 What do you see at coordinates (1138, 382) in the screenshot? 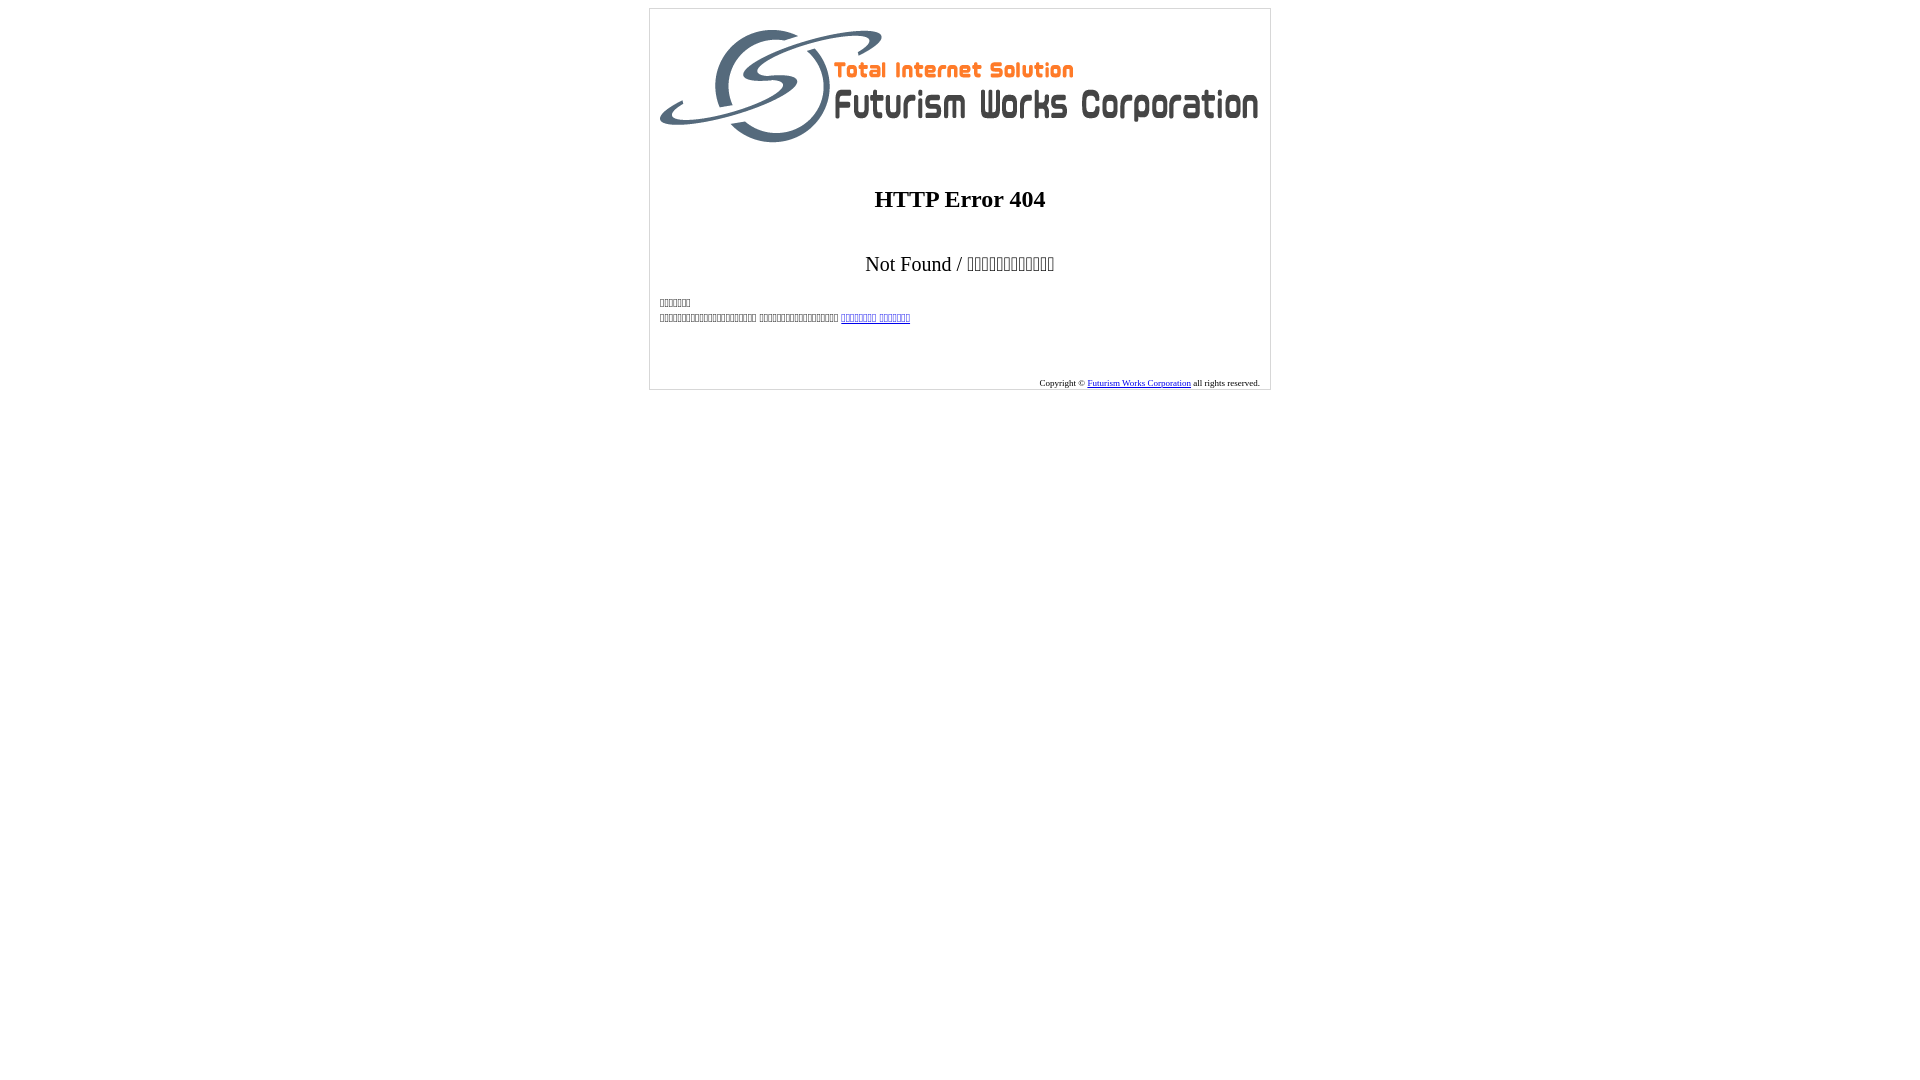
I see `'Futurism Works Corporation'` at bounding box center [1138, 382].